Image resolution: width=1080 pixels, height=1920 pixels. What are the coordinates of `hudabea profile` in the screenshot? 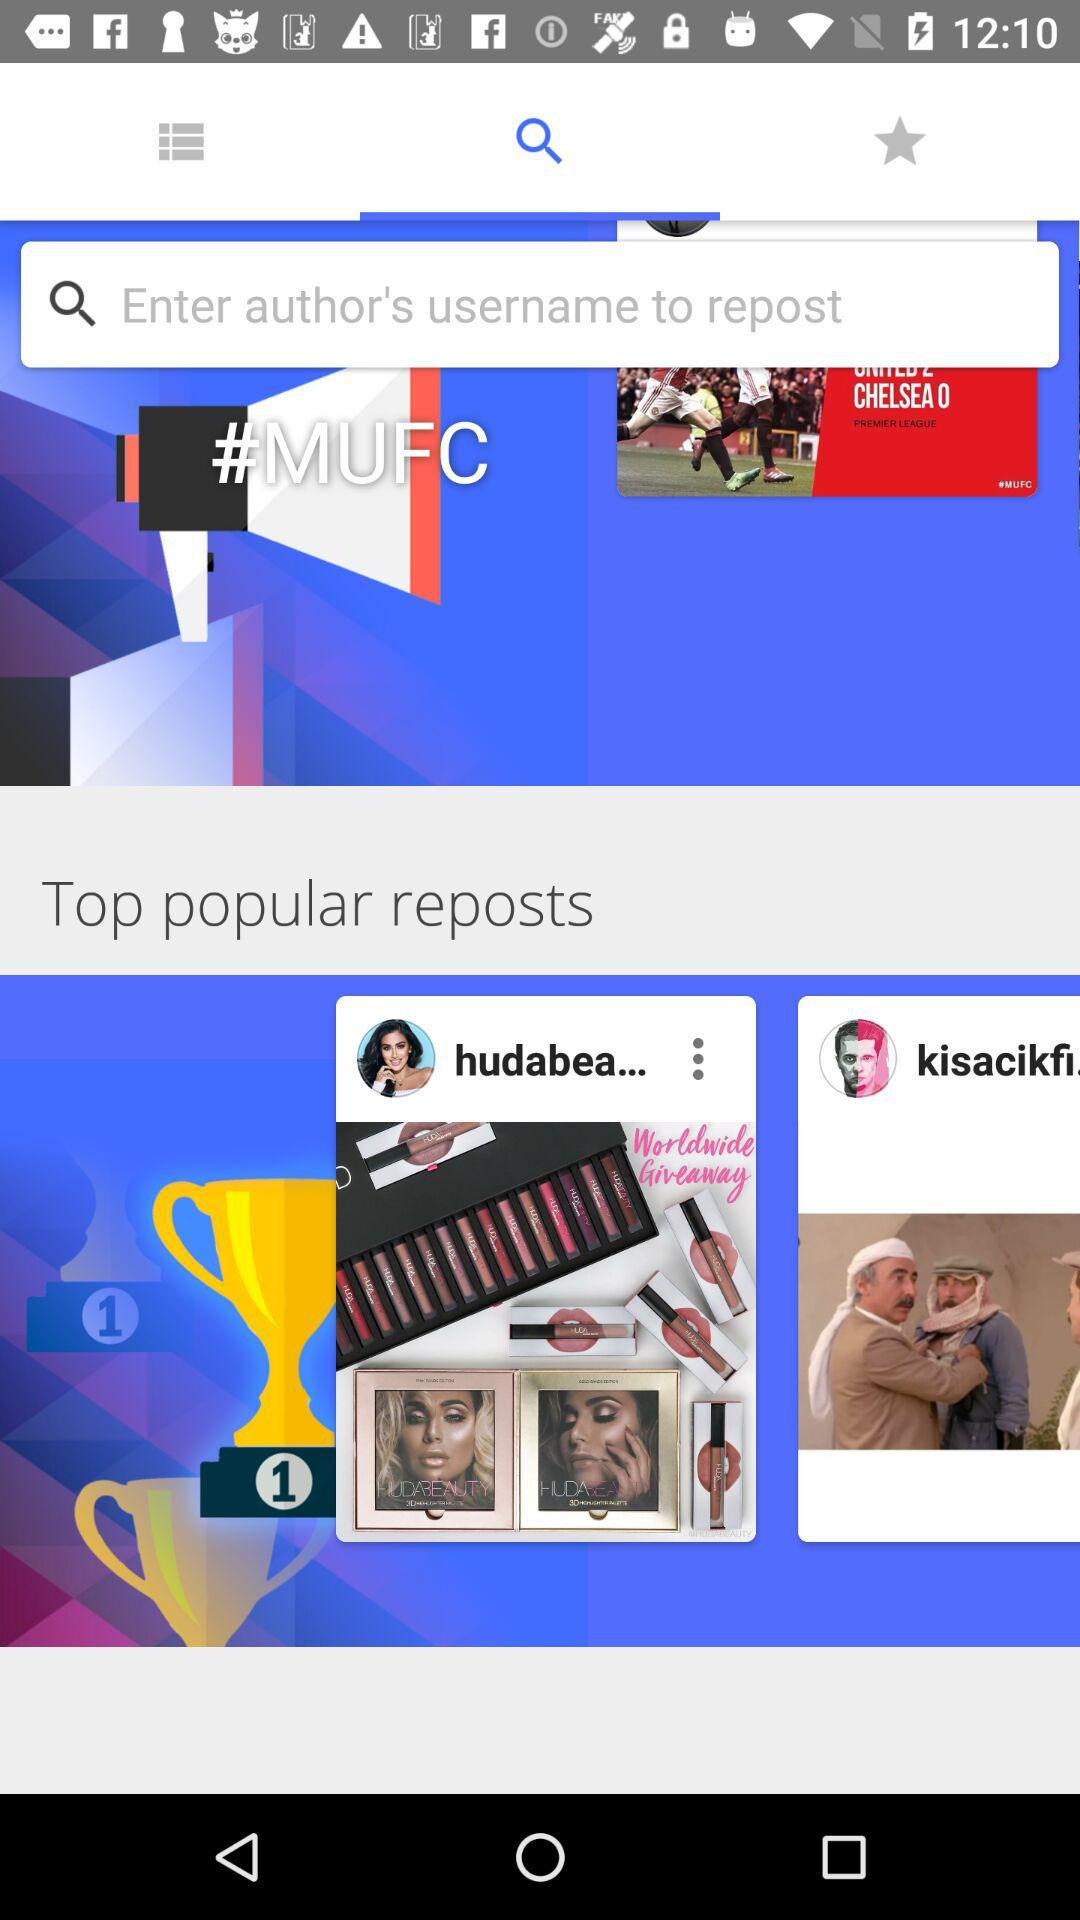 It's located at (396, 1057).